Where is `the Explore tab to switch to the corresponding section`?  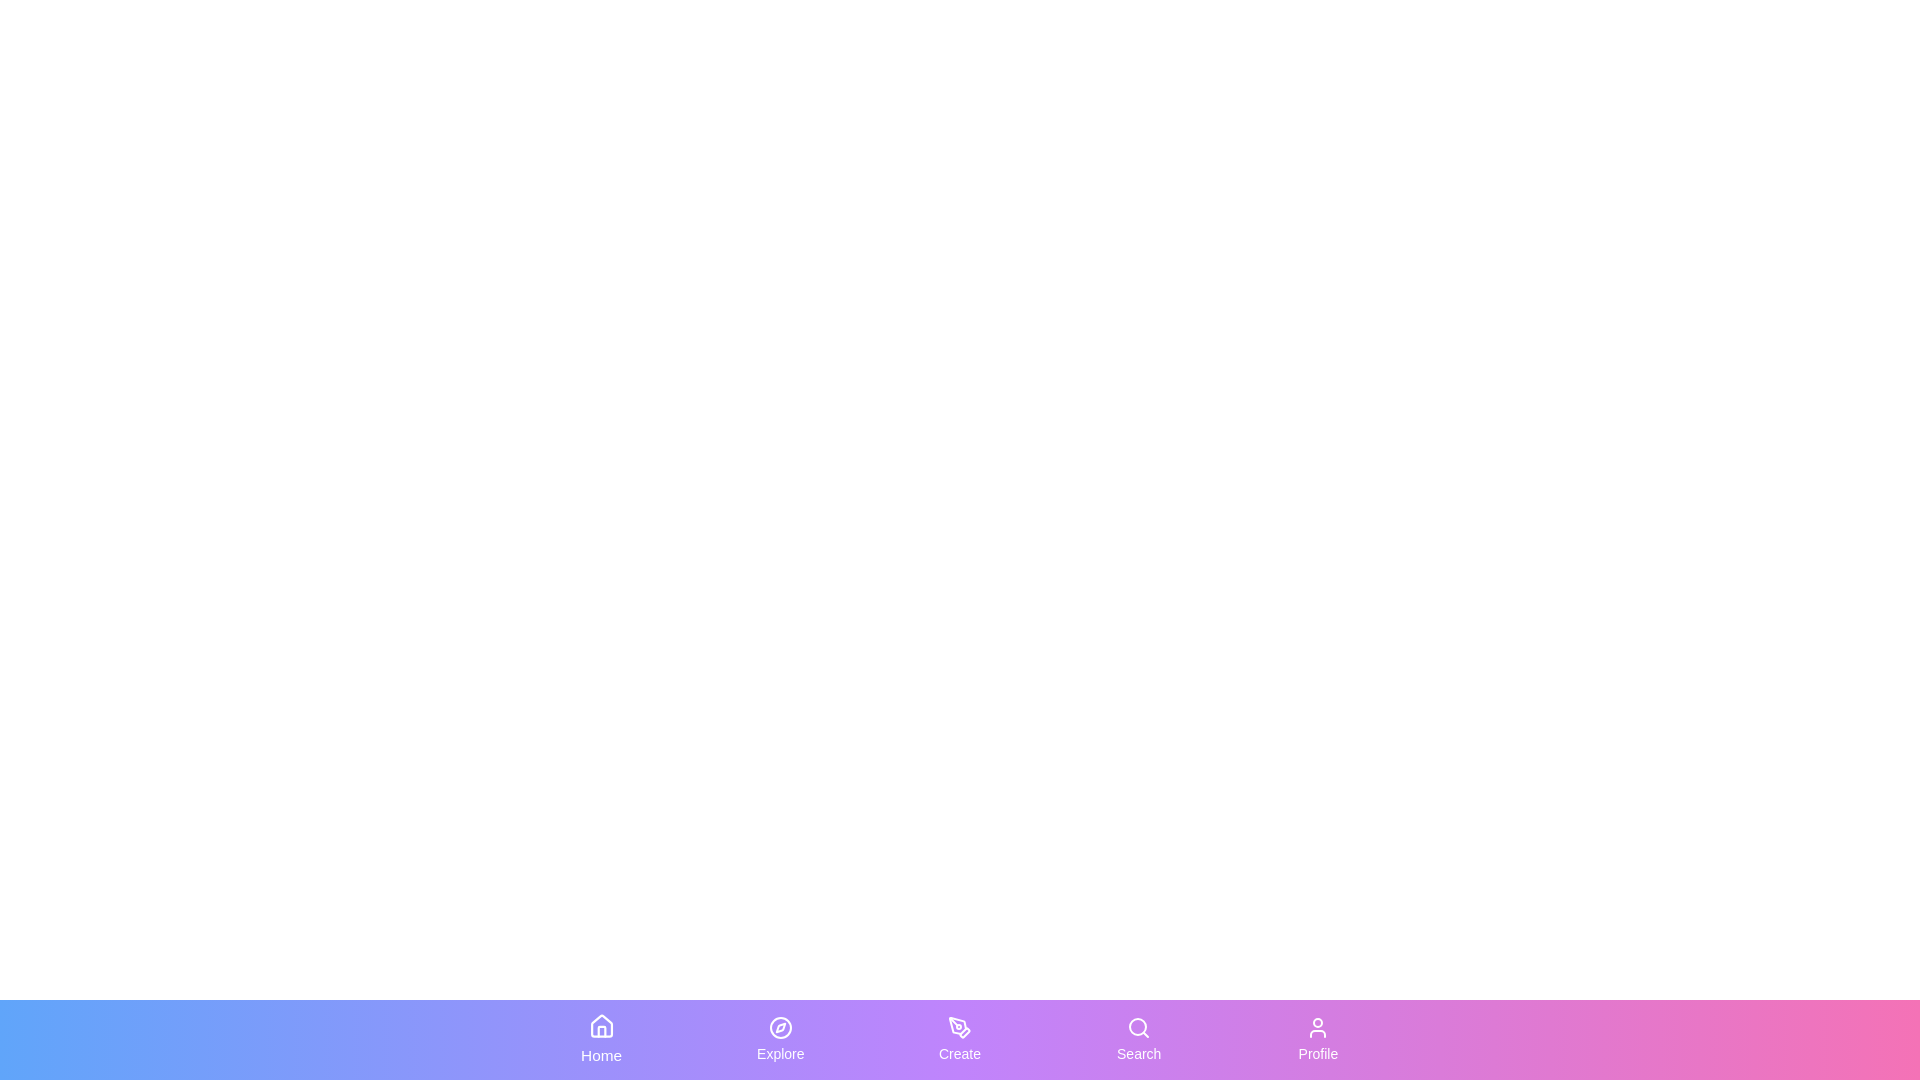 the Explore tab to switch to the corresponding section is located at coordinates (779, 1039).